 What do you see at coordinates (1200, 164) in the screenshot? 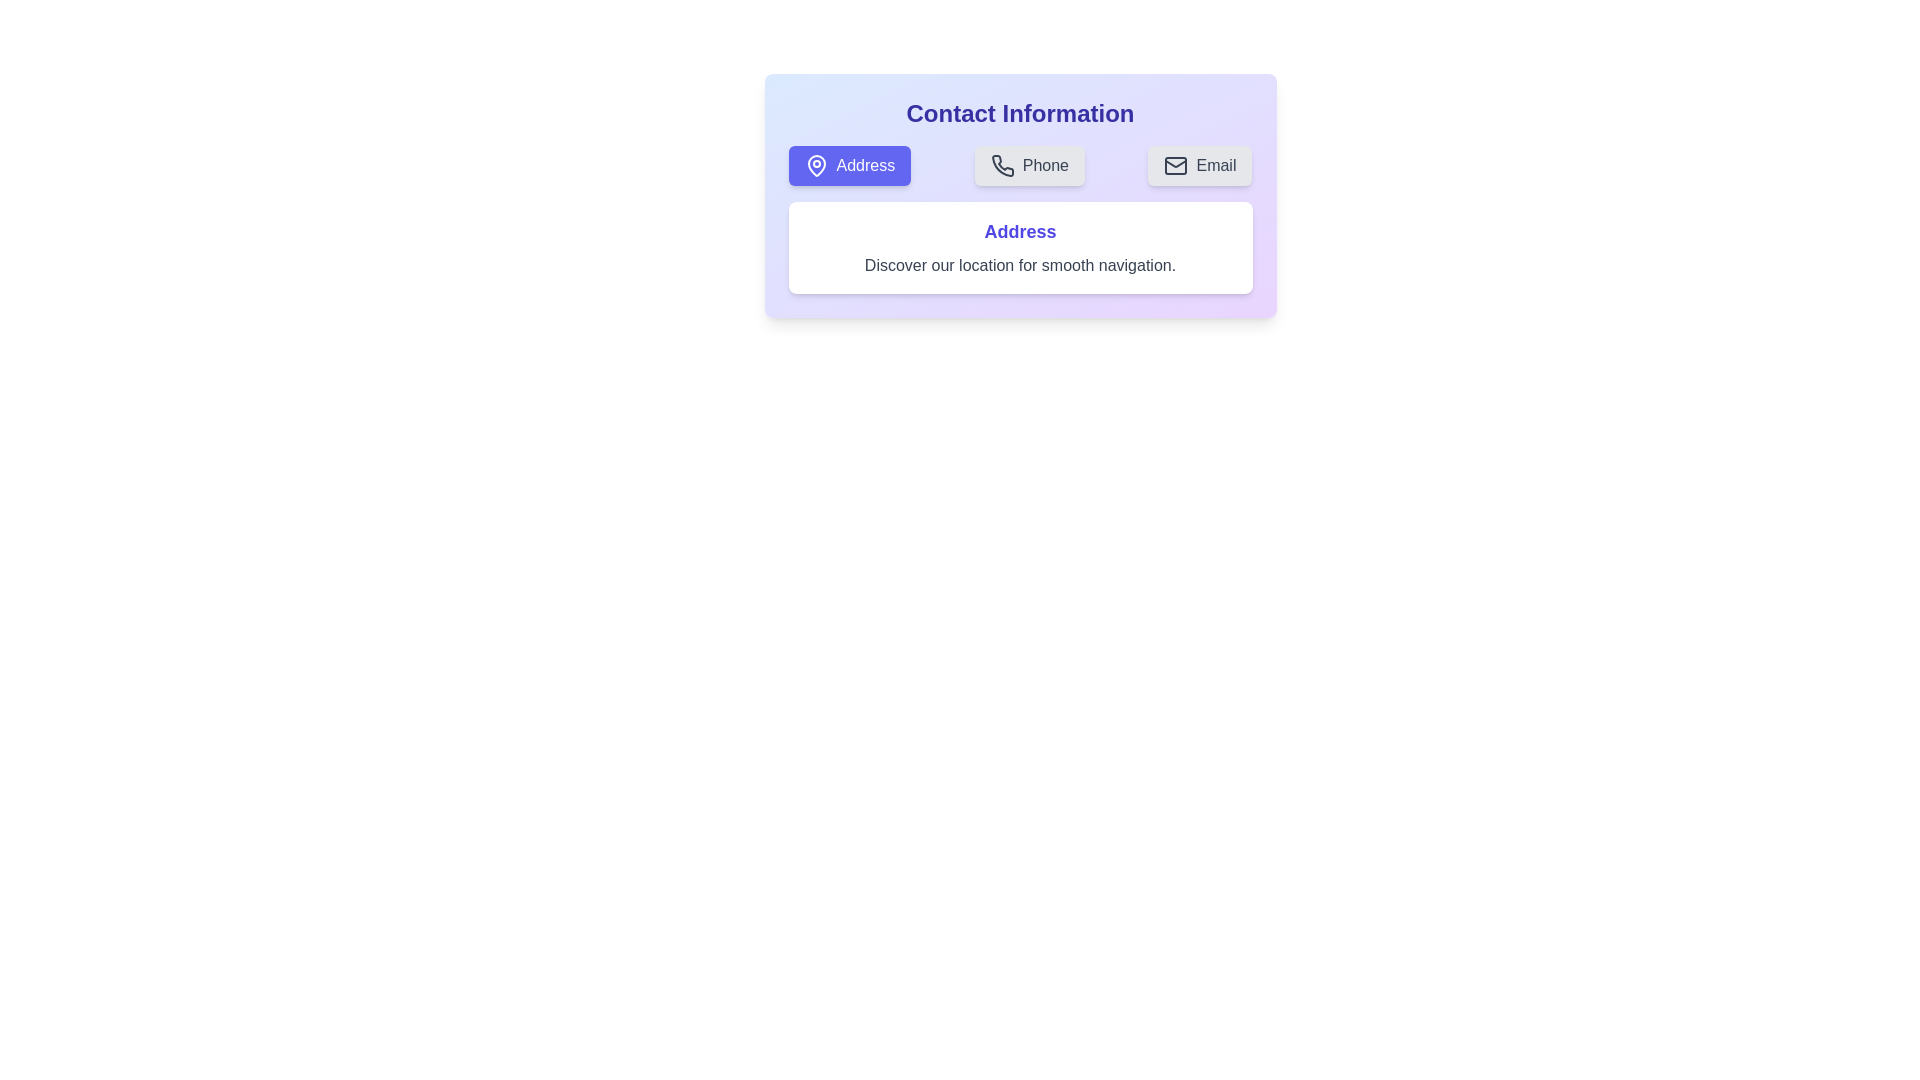
I see `the tab labeled Email to activate it` at bounding box center [1200, 164].